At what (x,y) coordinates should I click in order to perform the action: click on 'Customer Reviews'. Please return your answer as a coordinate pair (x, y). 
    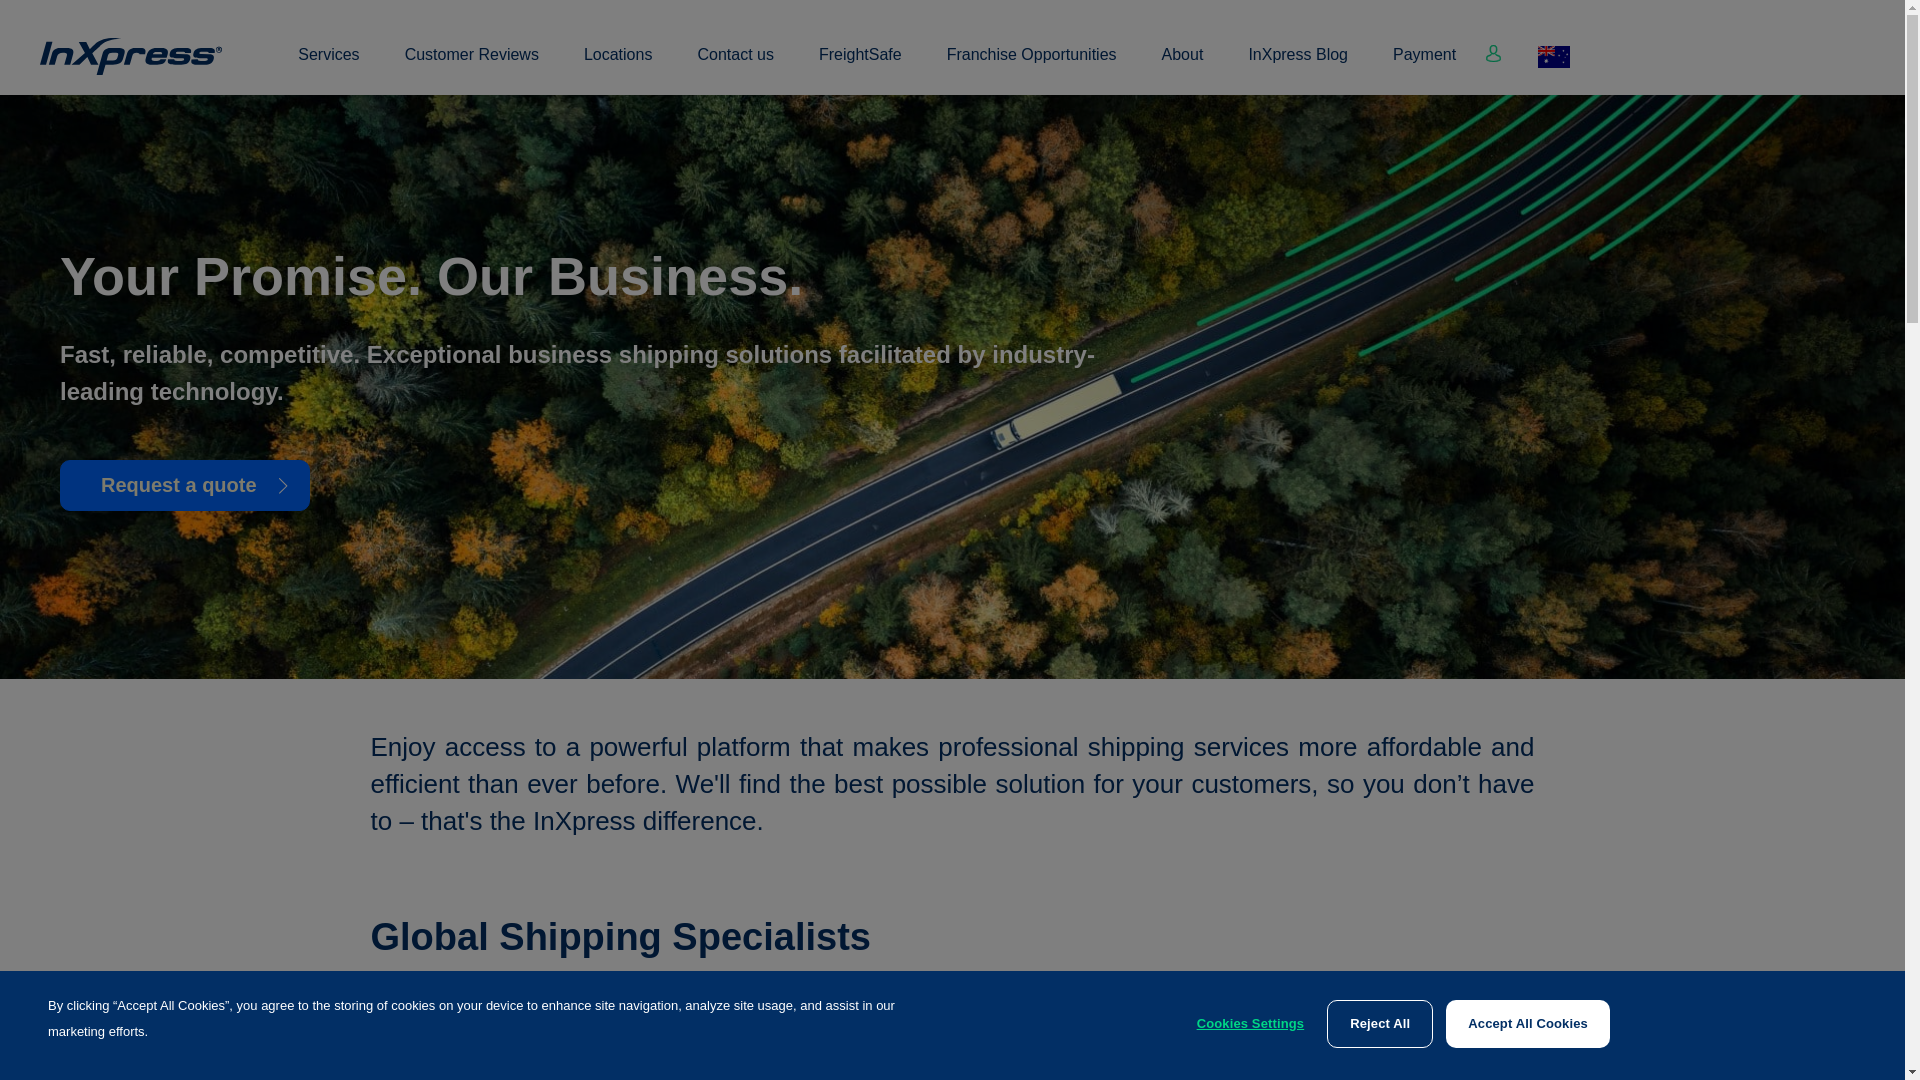
    Looking at the image, I should click on (470, 65).